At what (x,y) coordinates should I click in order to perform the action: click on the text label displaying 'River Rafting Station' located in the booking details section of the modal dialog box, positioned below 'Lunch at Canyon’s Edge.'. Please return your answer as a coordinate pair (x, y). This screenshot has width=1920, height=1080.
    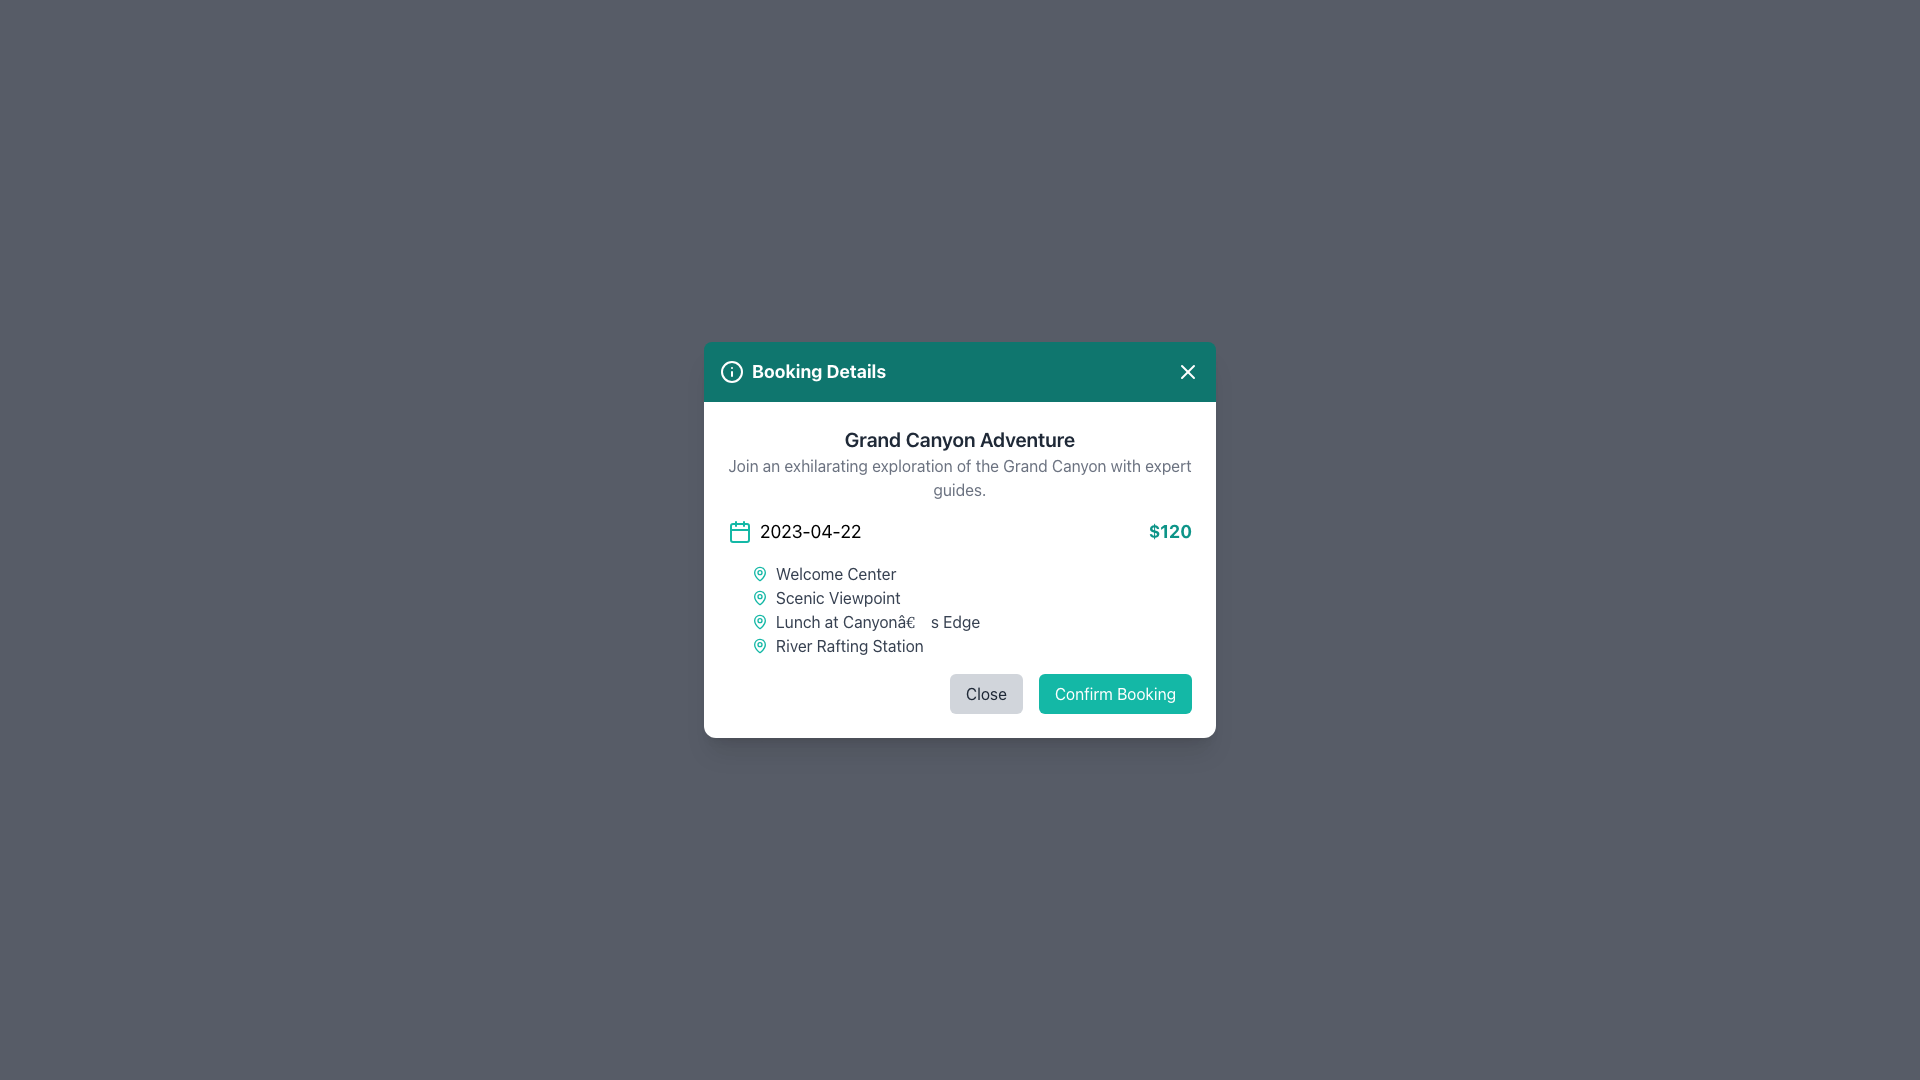
    Looking at the image, I should click on (849, 645).